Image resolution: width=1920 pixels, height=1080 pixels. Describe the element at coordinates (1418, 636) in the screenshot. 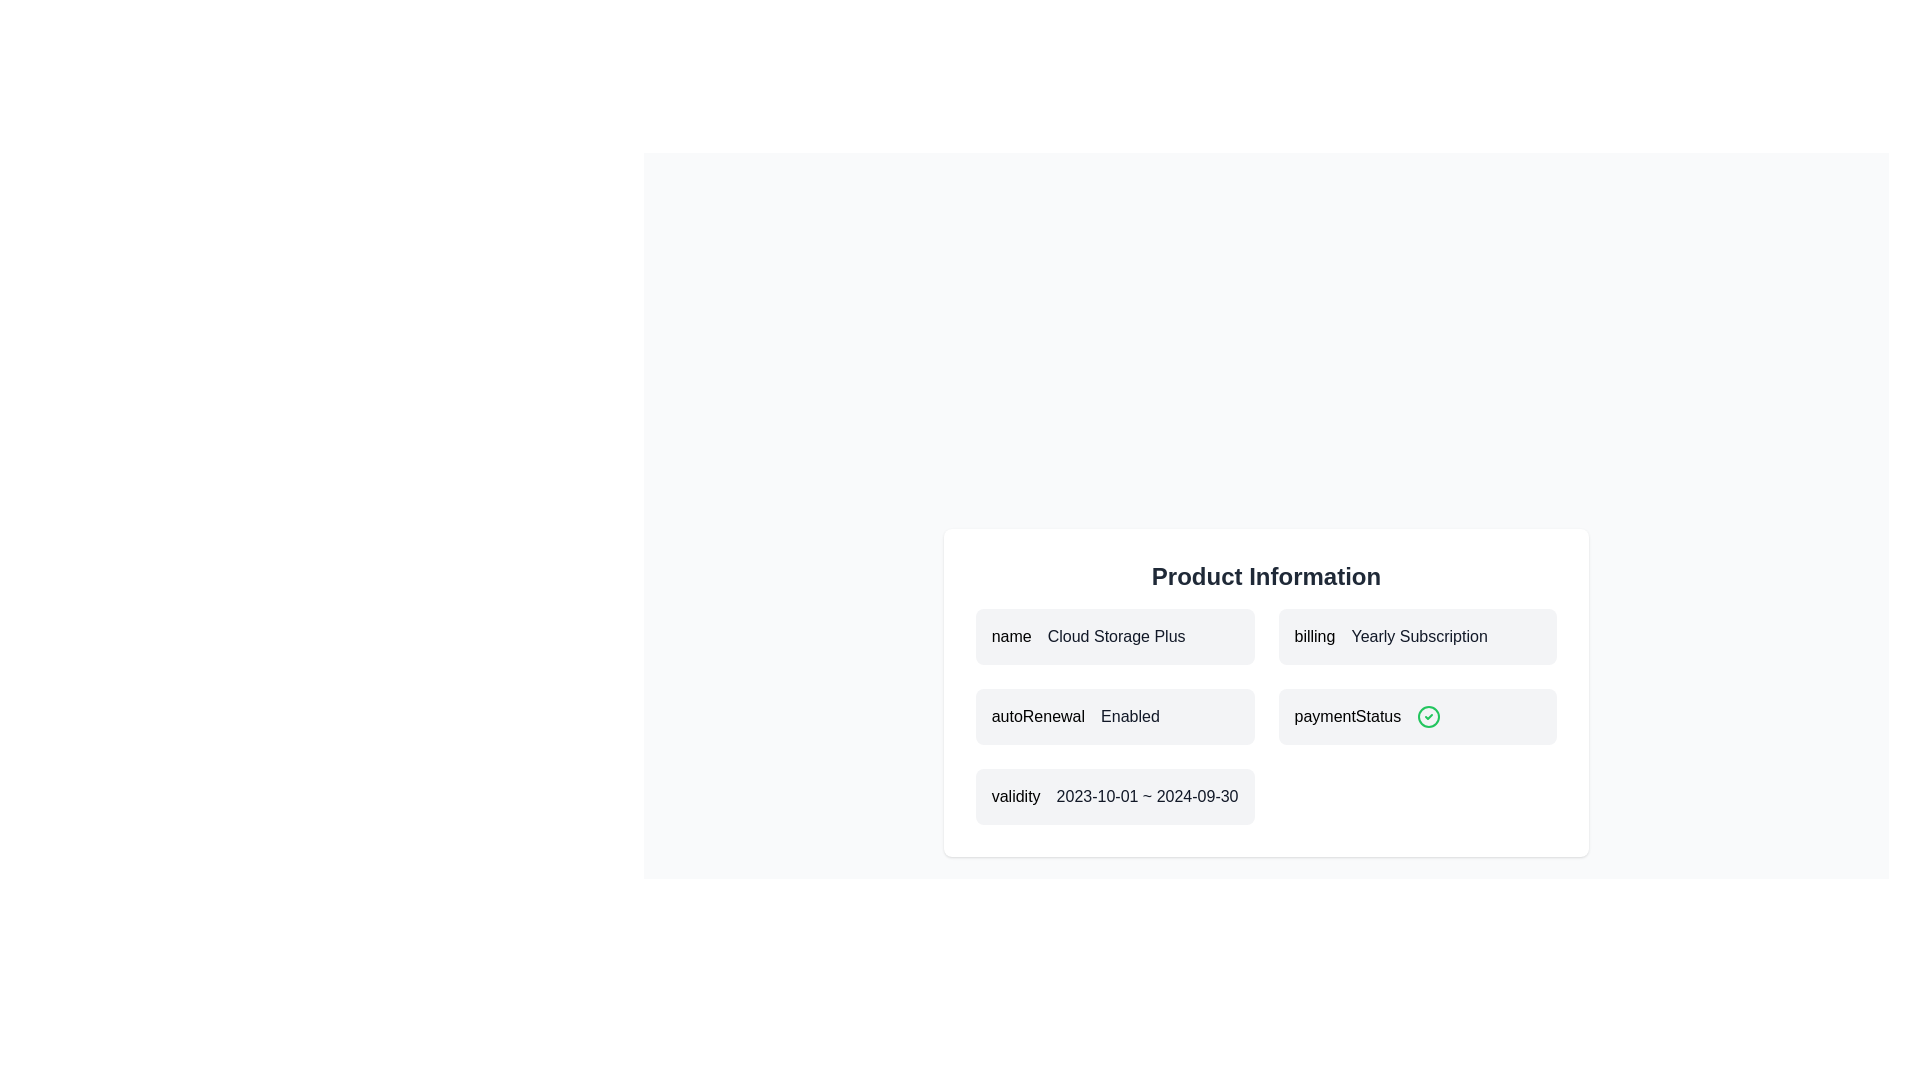

I see `the Text Label indicating the selected billing plan in the 'Product Information' card` at that location.